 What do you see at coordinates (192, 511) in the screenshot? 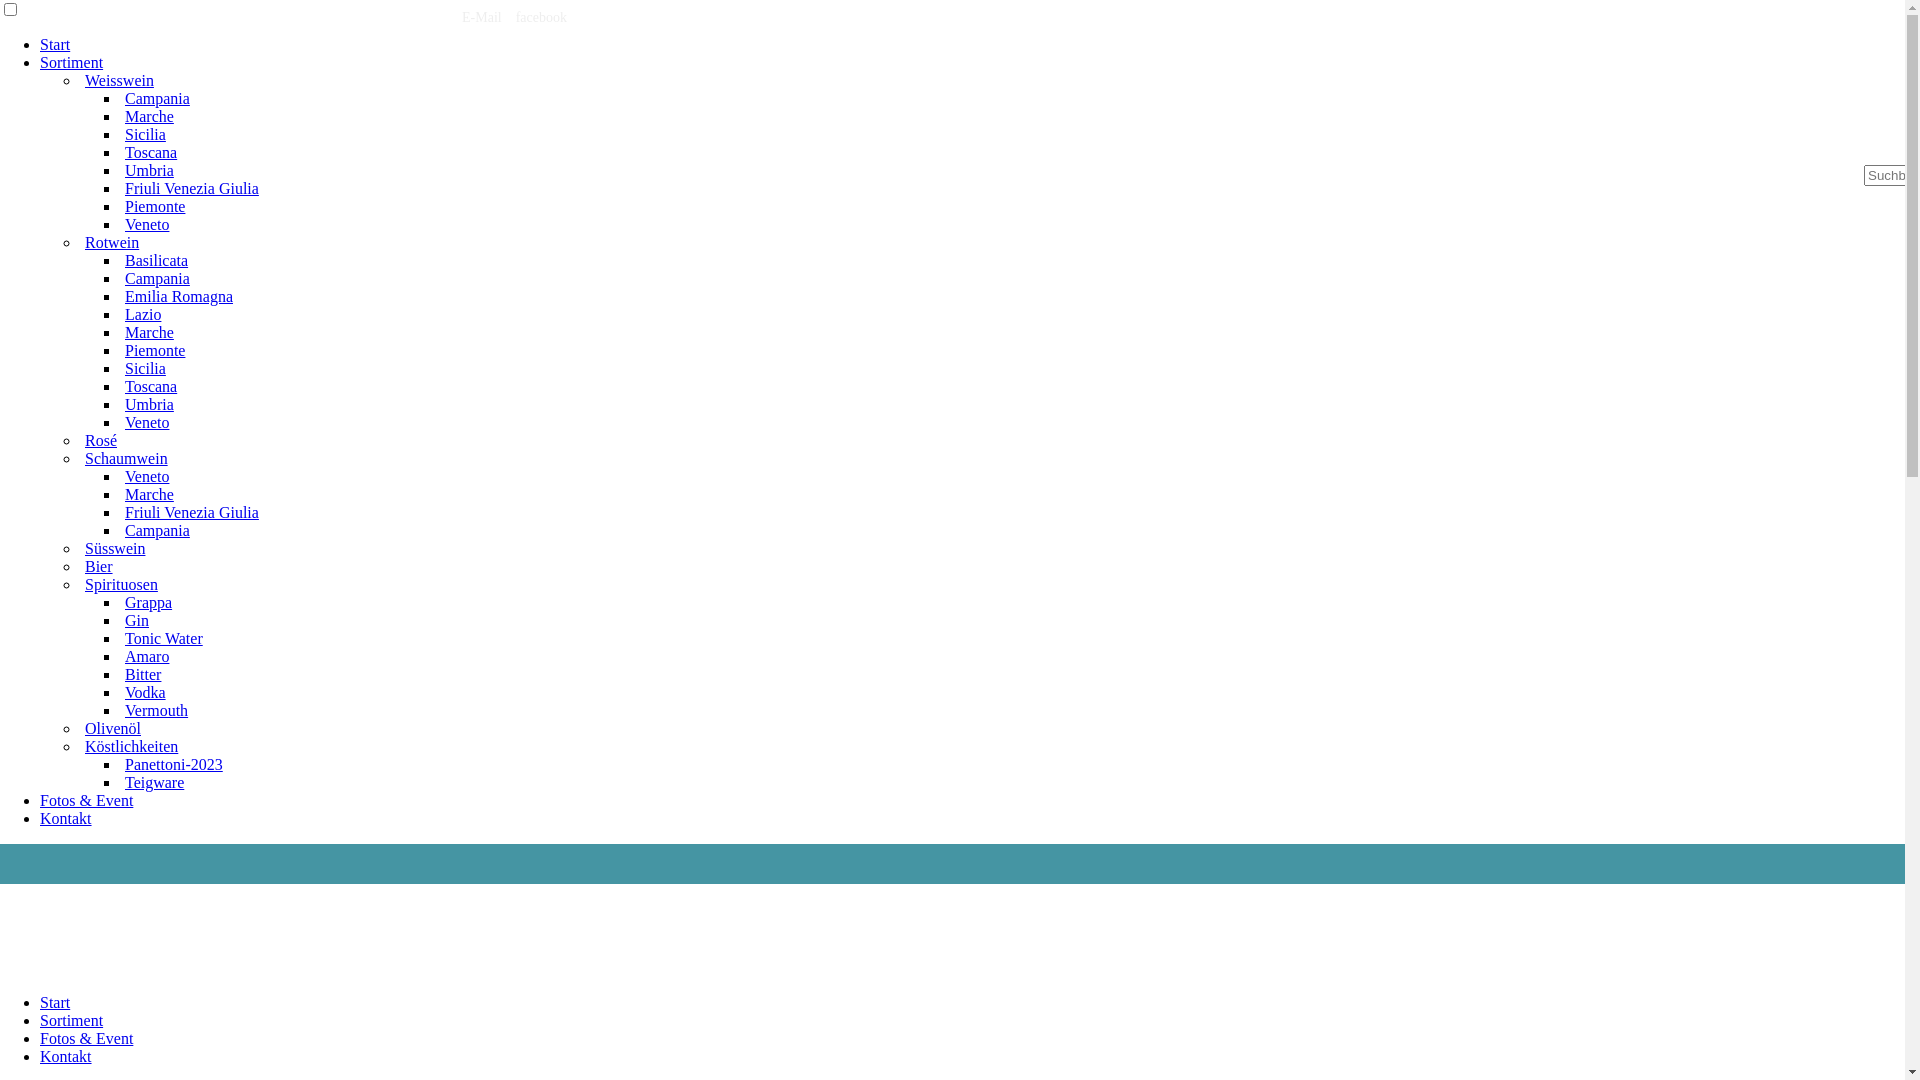
I see `'Friuli Venezia Giulia'` at bounding box center [192, 511].